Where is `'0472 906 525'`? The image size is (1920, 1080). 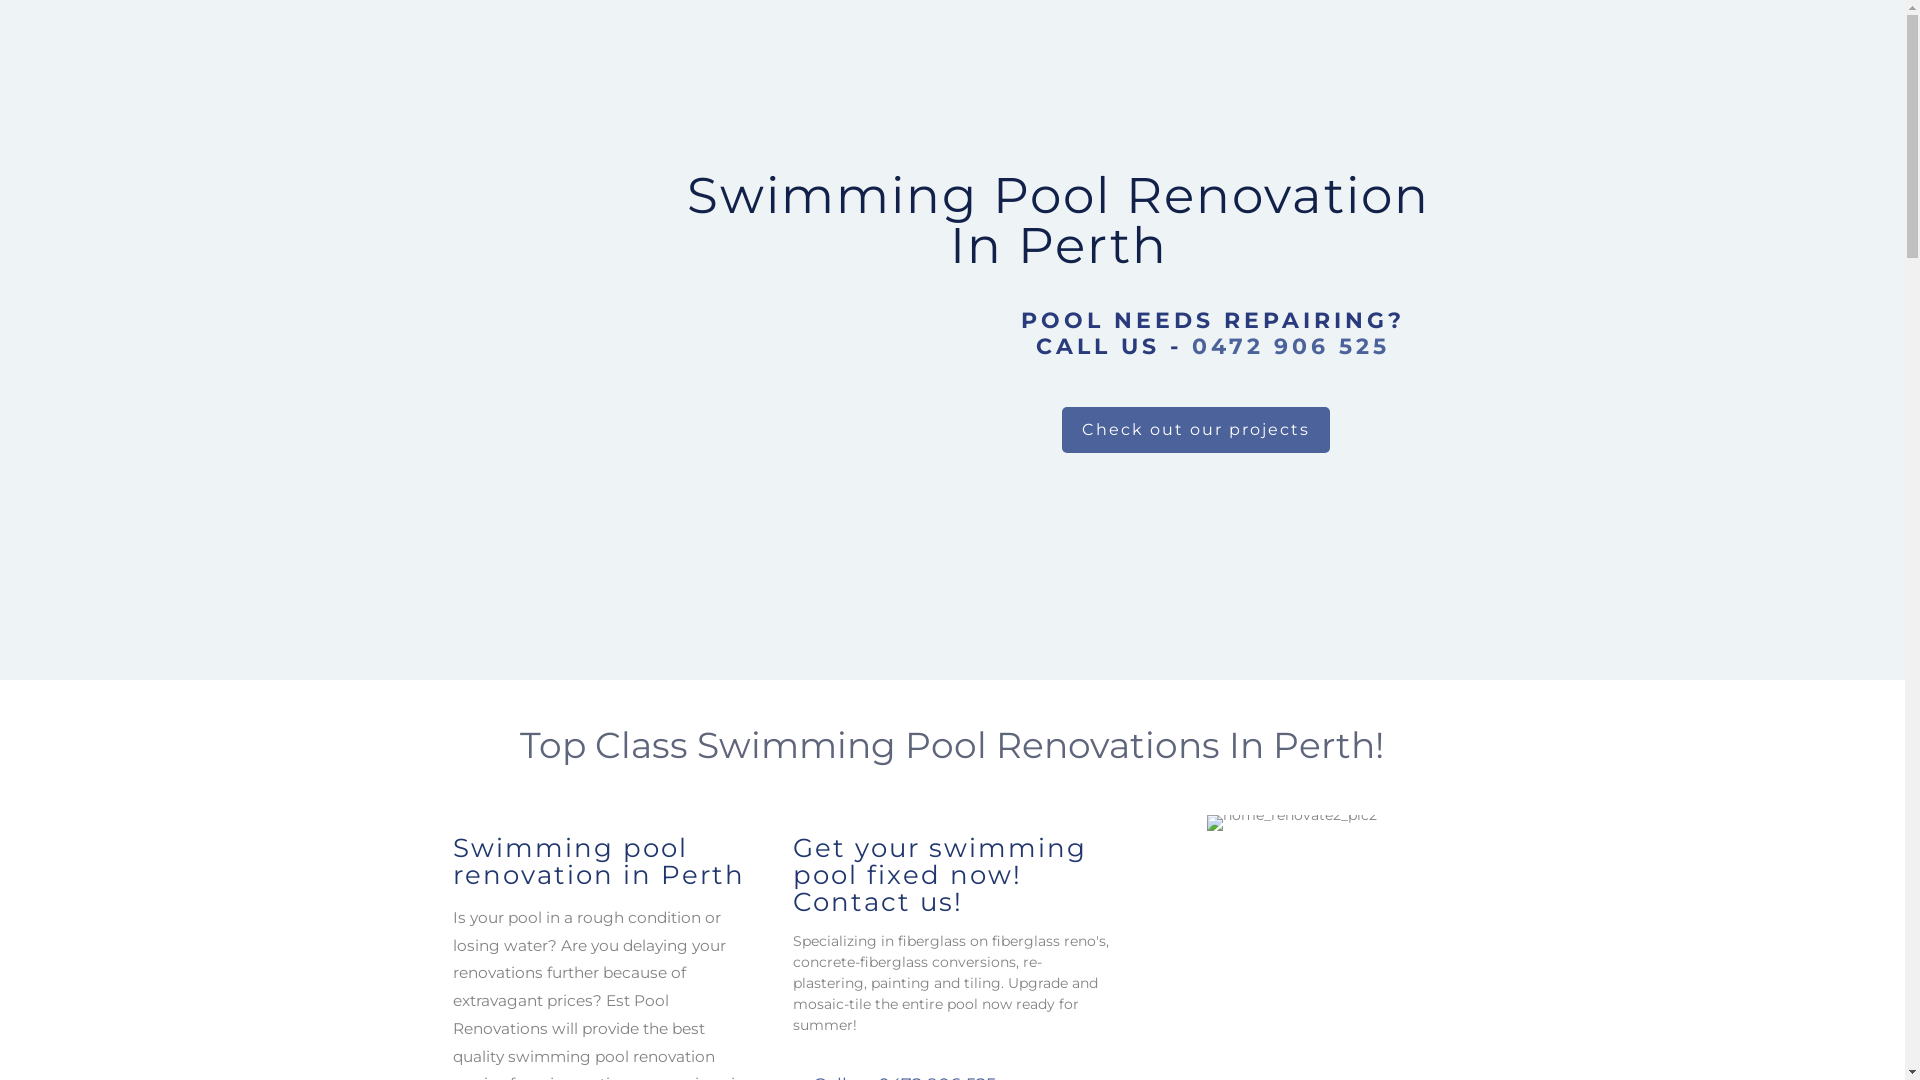 '0472 906 525' is located at coordinates (1191, 345).